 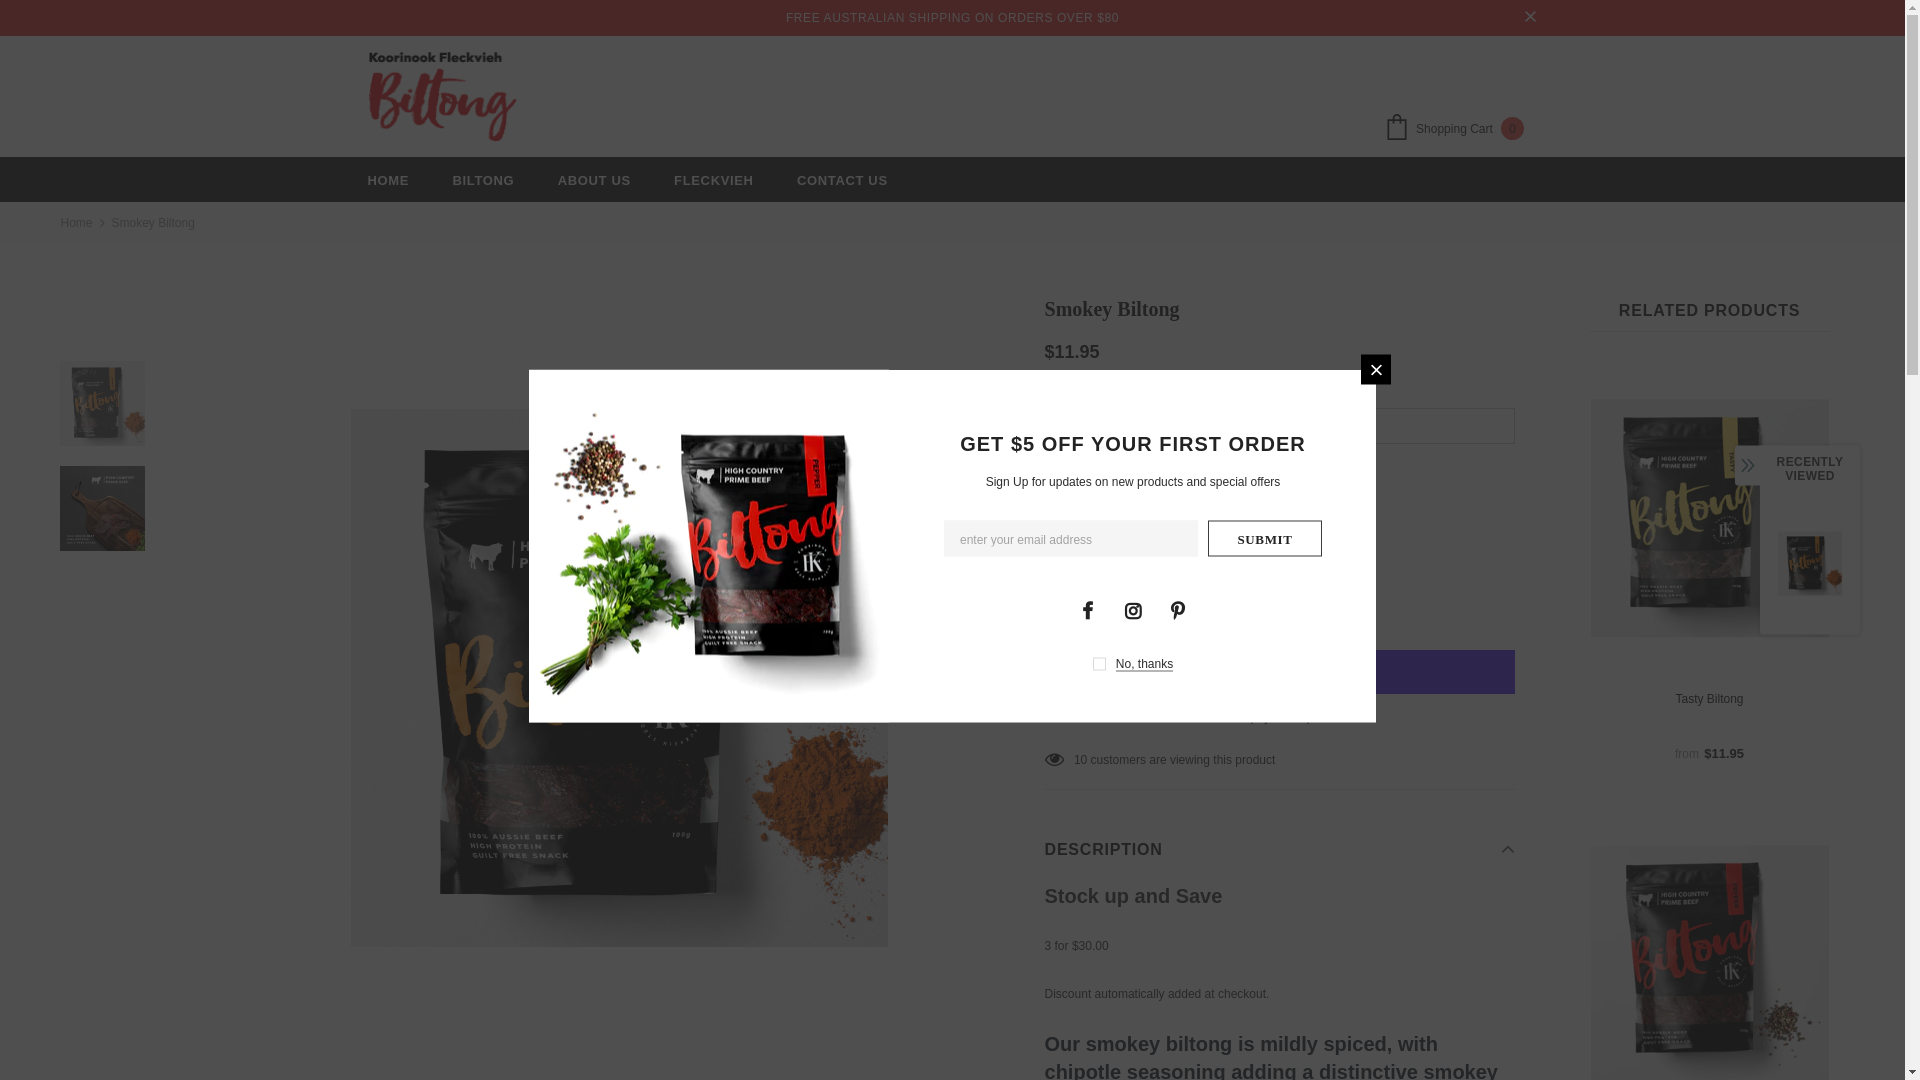 What do you see at coordinates (441, 96) in the screenshot?
I see `'Logo'` at bounding box center [441, 96].